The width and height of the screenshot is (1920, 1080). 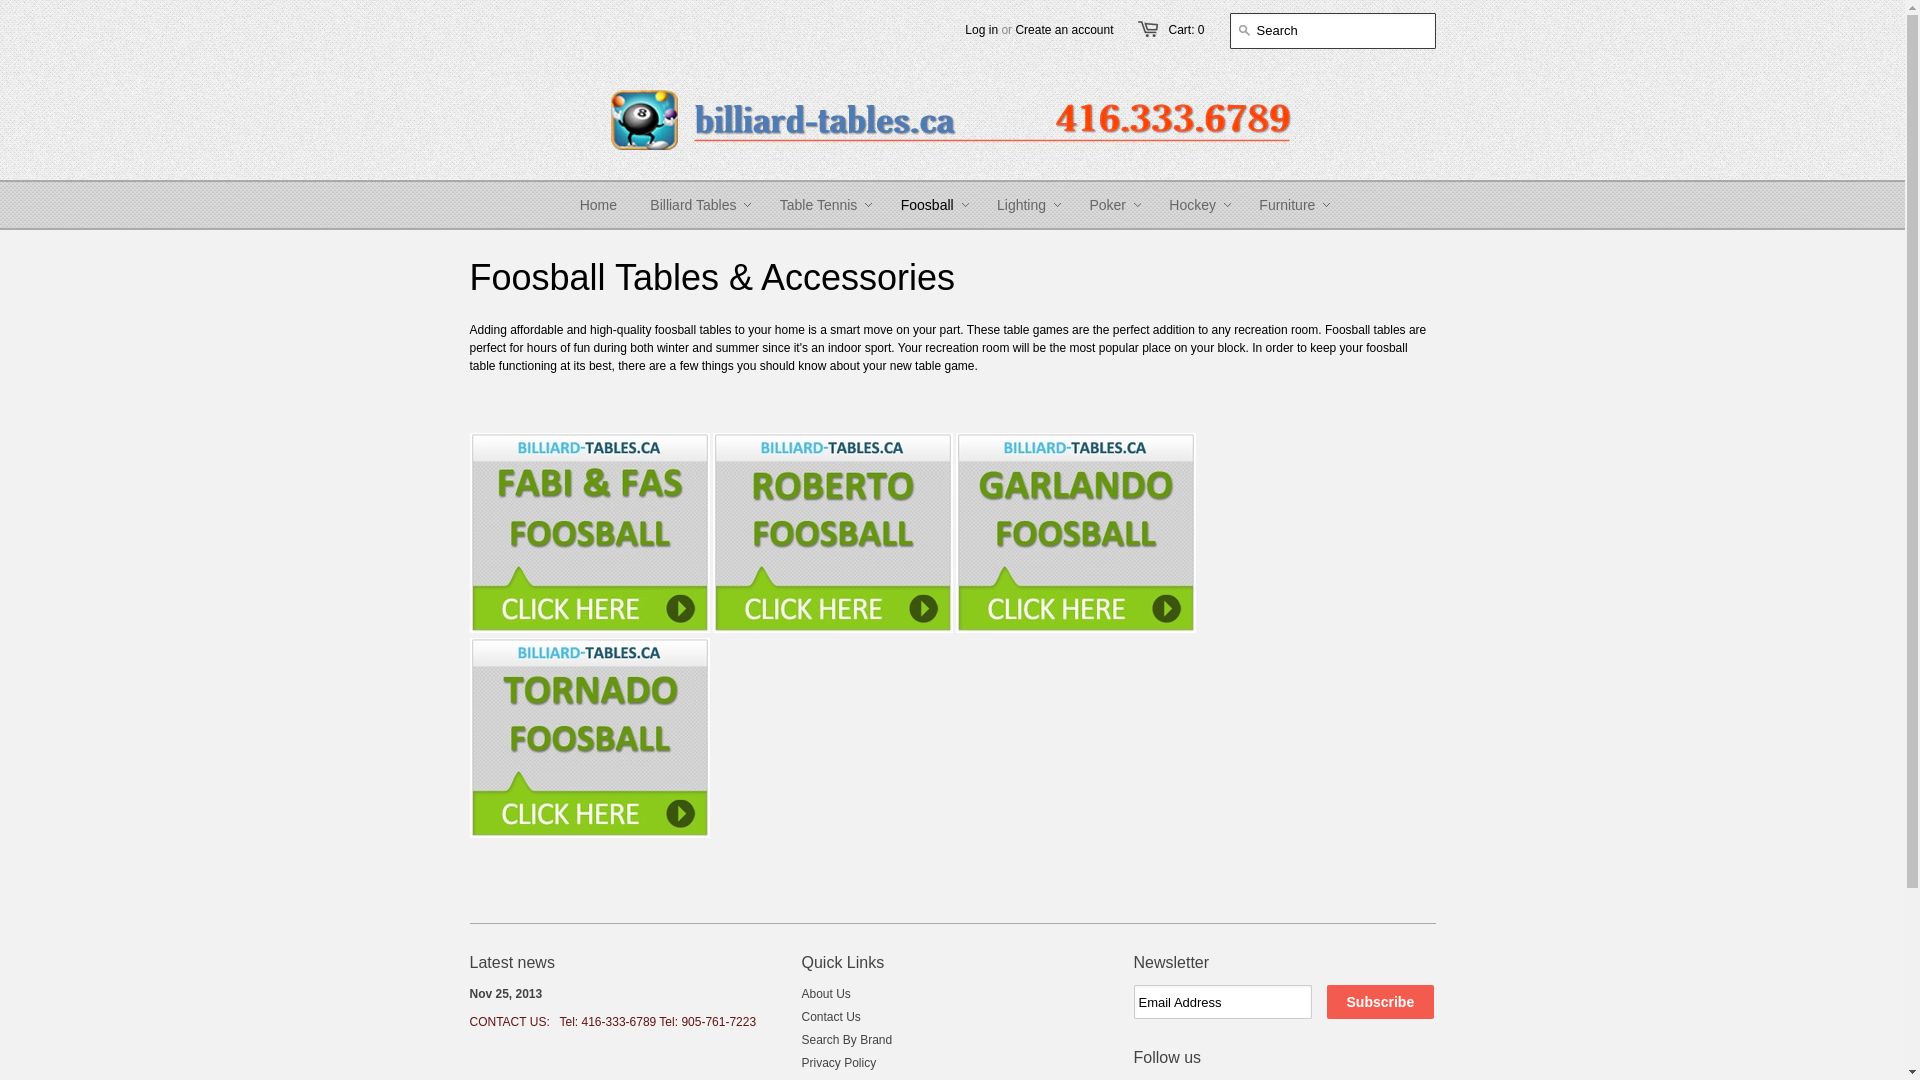 What do you see at coordinates (1021, 204) in the screenshot?
I see `'Lighting'` at bounding box center [1021, 204].